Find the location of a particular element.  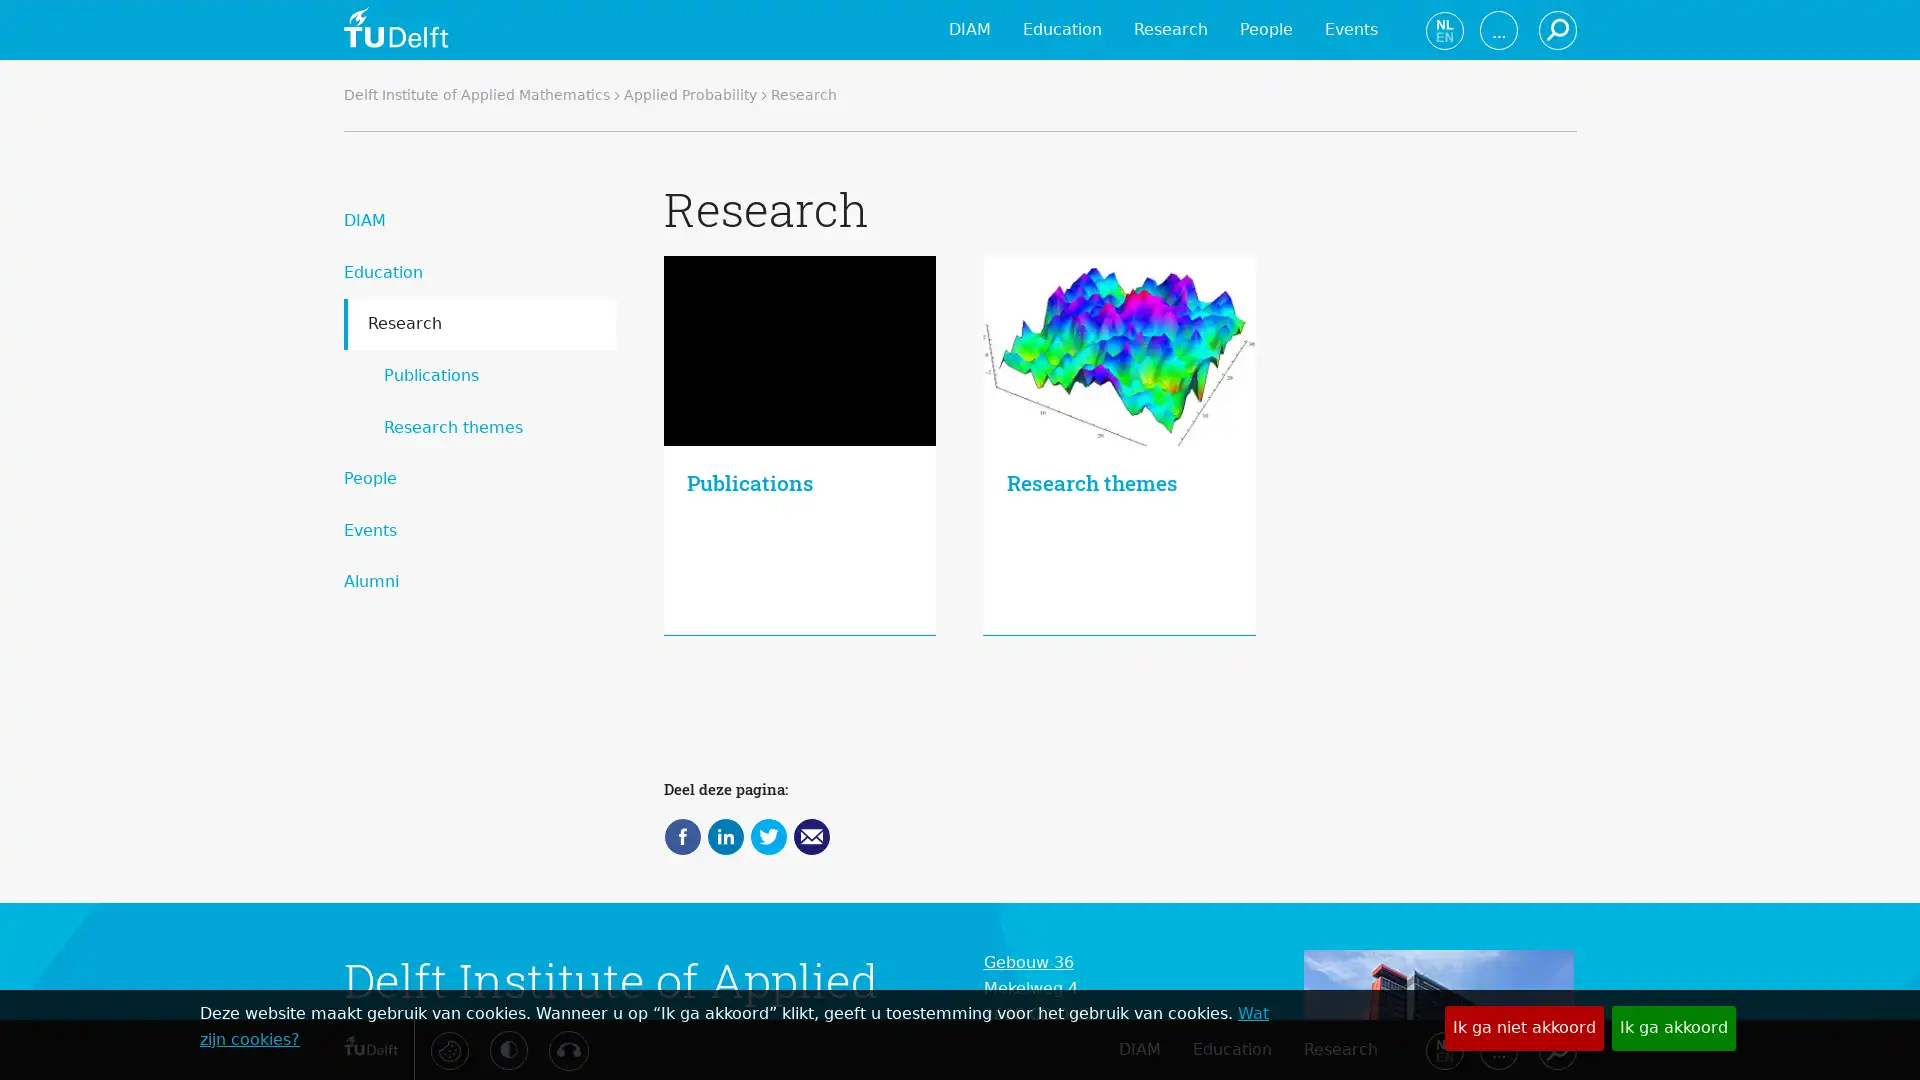

Luister met de ReachDeck-werkbalk is located at coordinates (566, 1049).